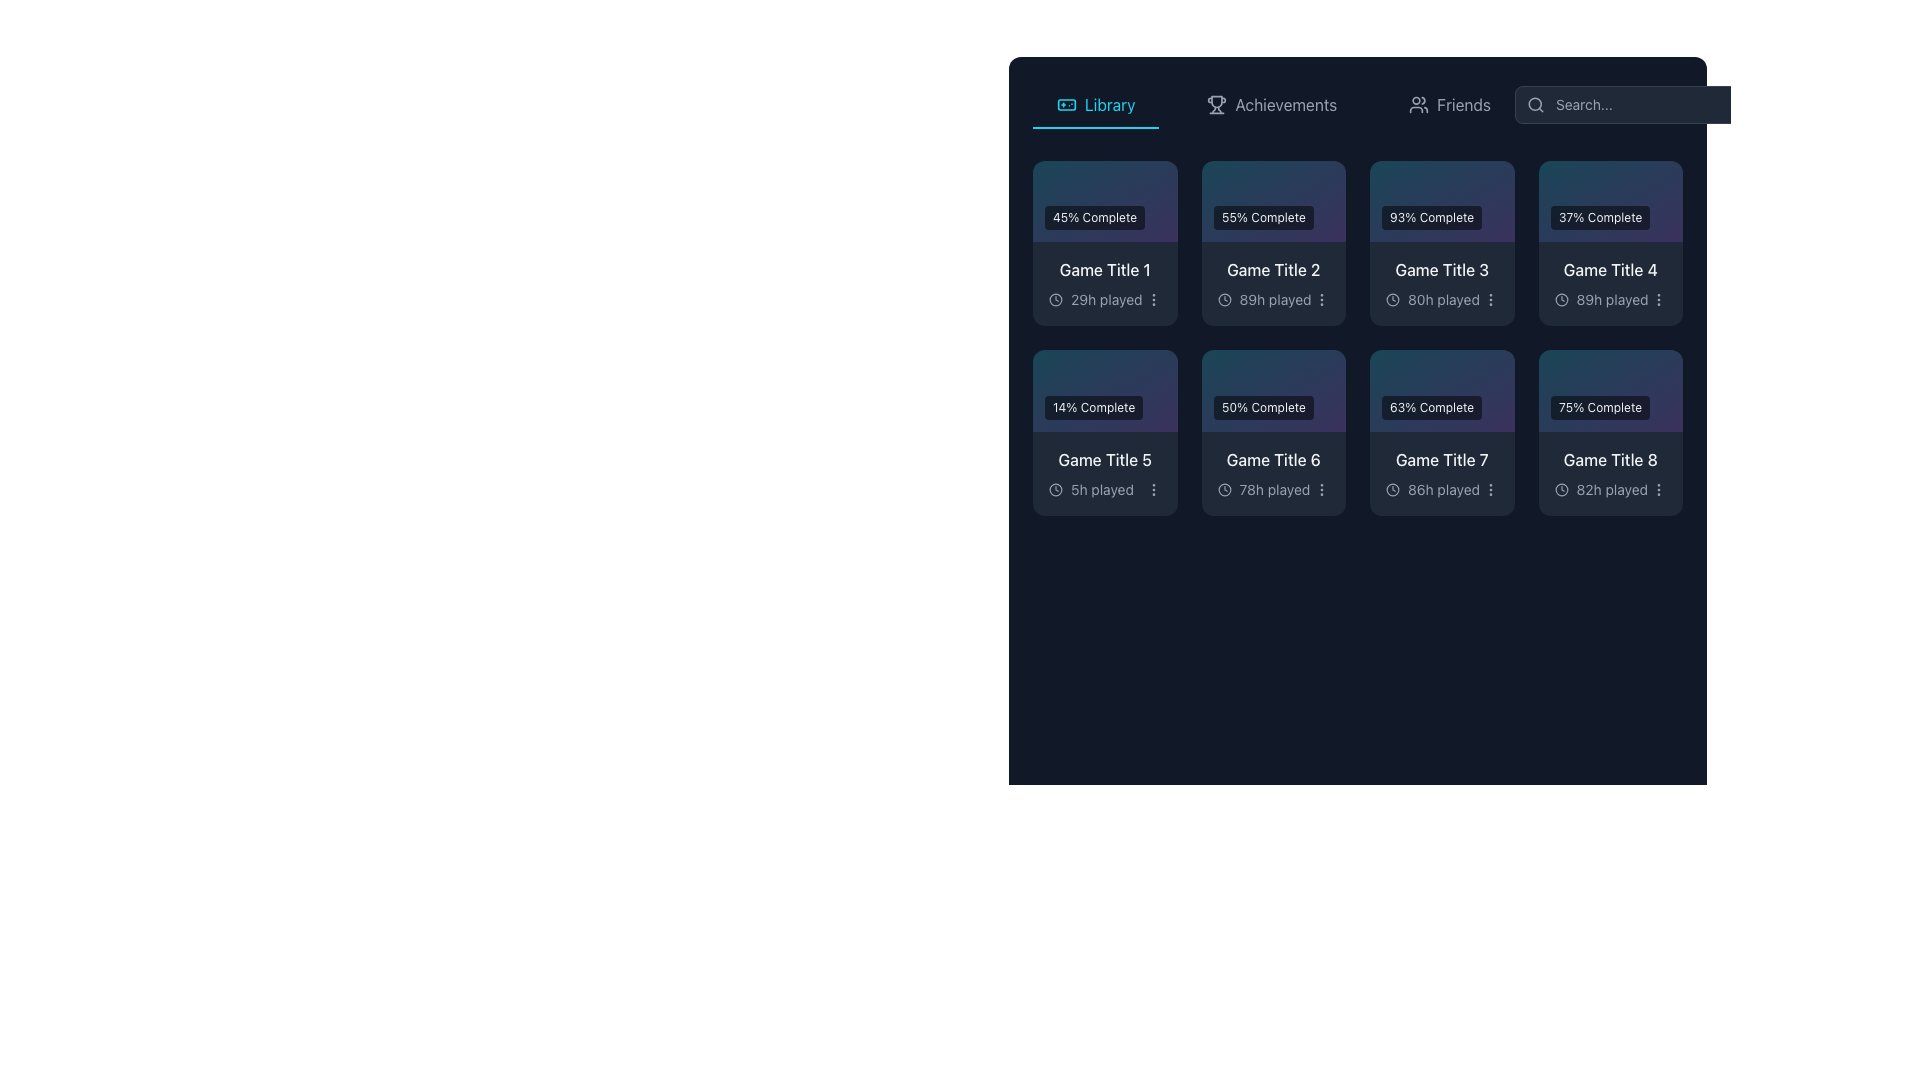 Image resolution: width=1920 pixels, height=1080 pixels. Describe the element at coordinates (1391, 300) in the screenshot. I see `the small circular clock icon located to the left of the '80h played' label within the 'Game Title 3' card` at that location.